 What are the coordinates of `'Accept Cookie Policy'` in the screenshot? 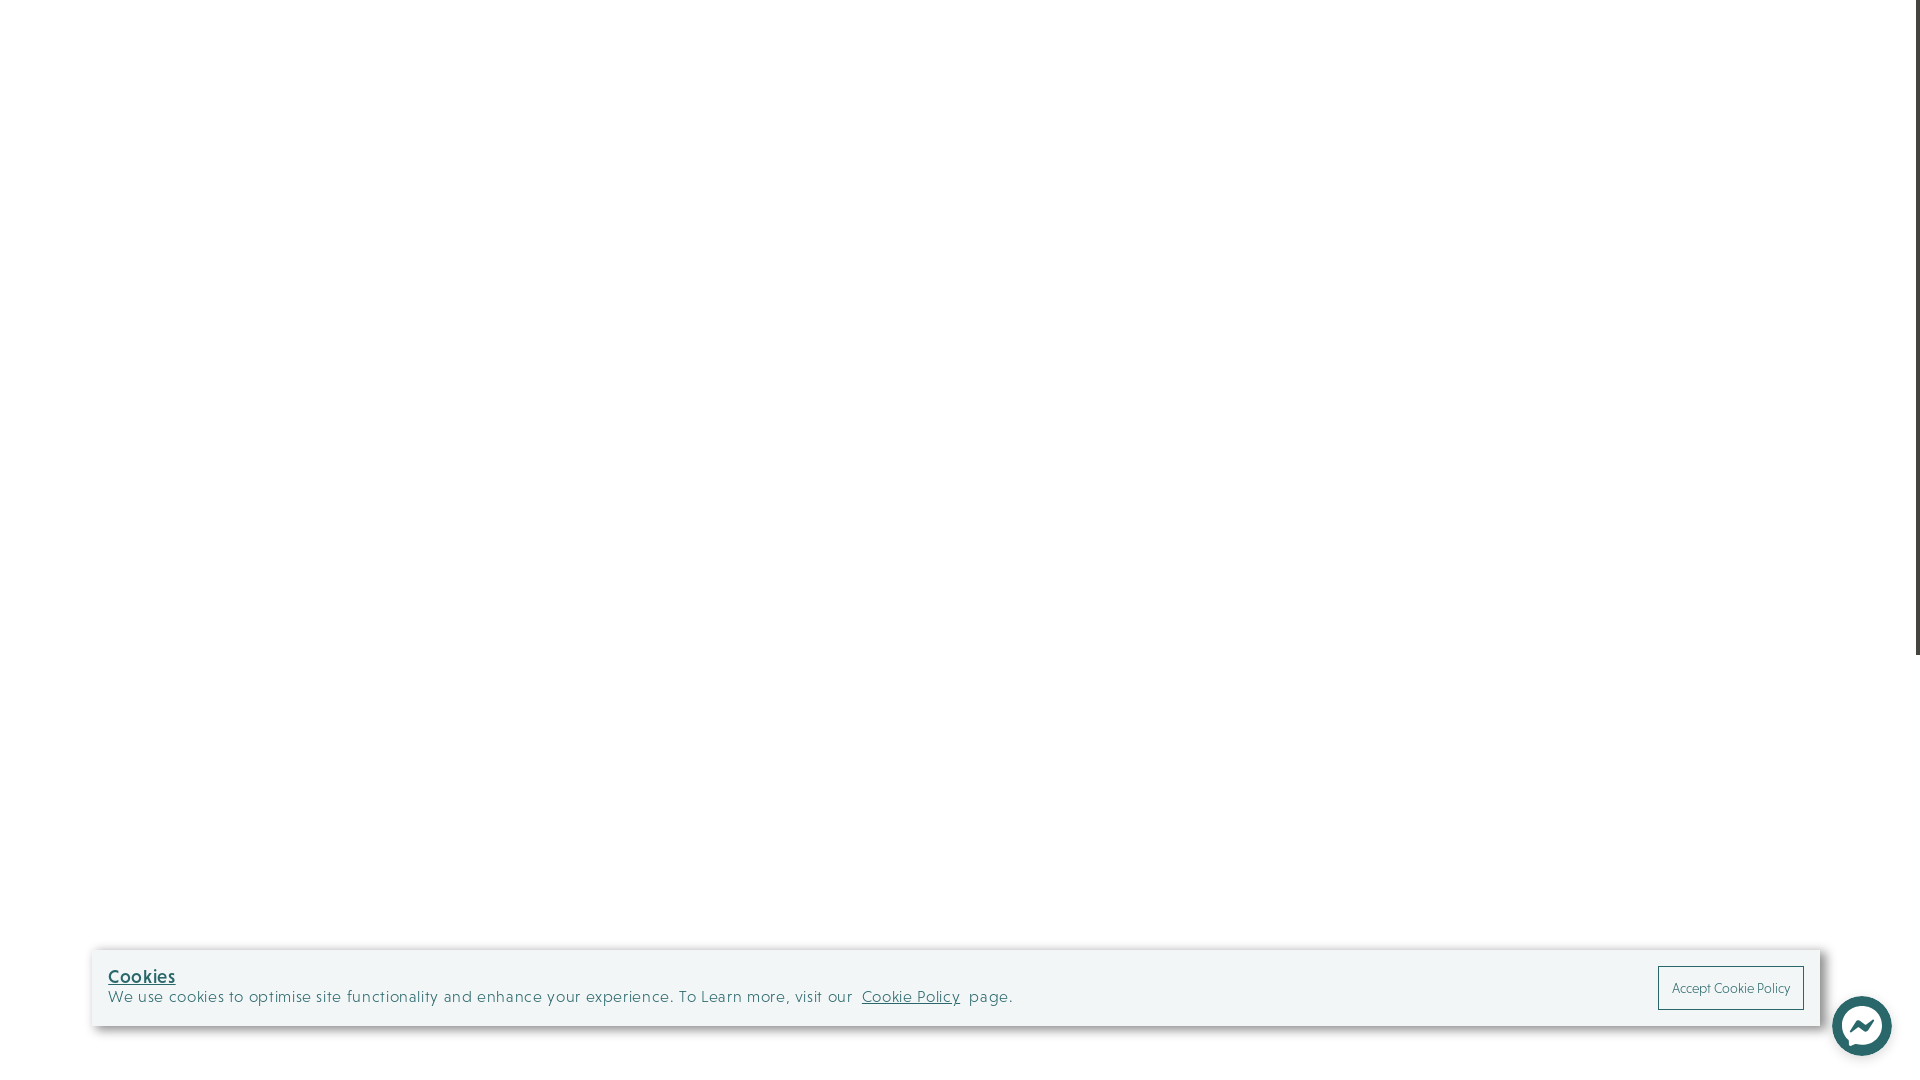 It's located at (1730, 986).